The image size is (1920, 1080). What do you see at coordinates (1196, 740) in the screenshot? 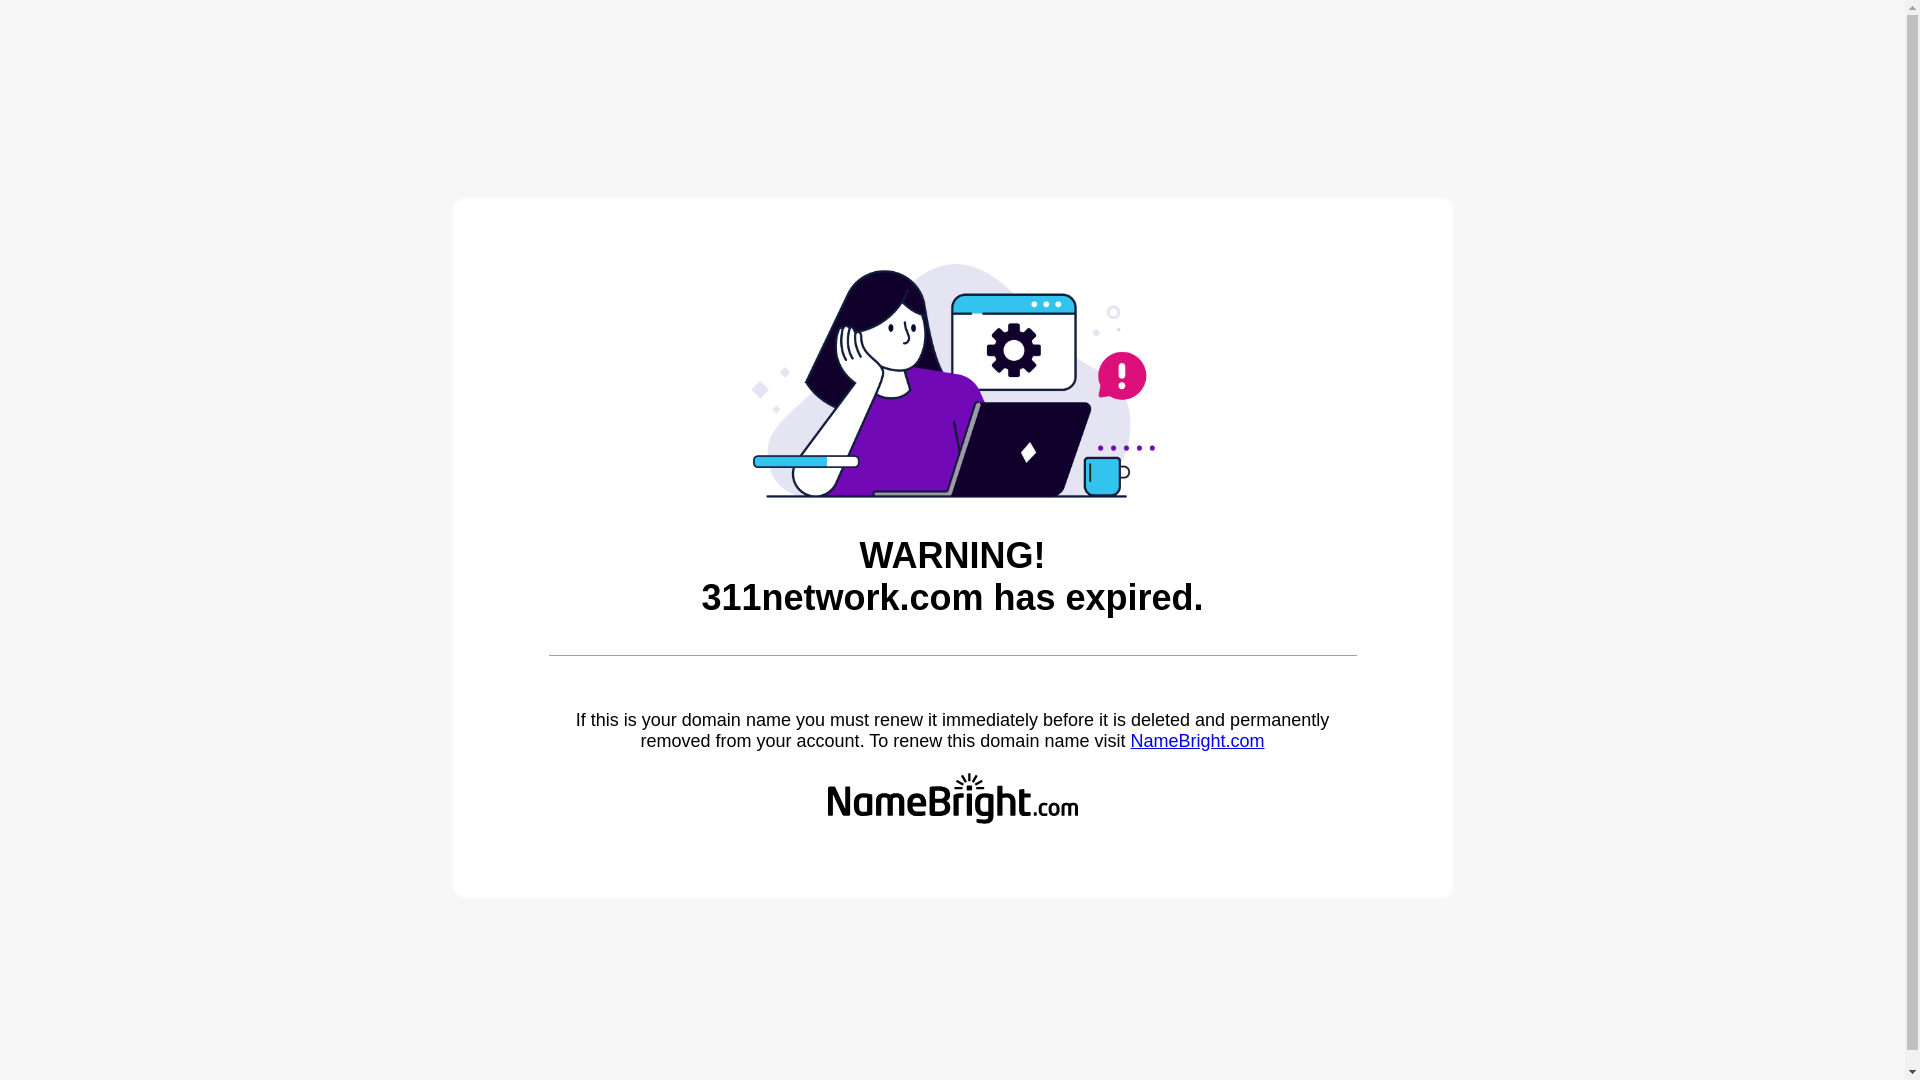
I see `'NameBright.com'` at bounding box center [1196, 740].